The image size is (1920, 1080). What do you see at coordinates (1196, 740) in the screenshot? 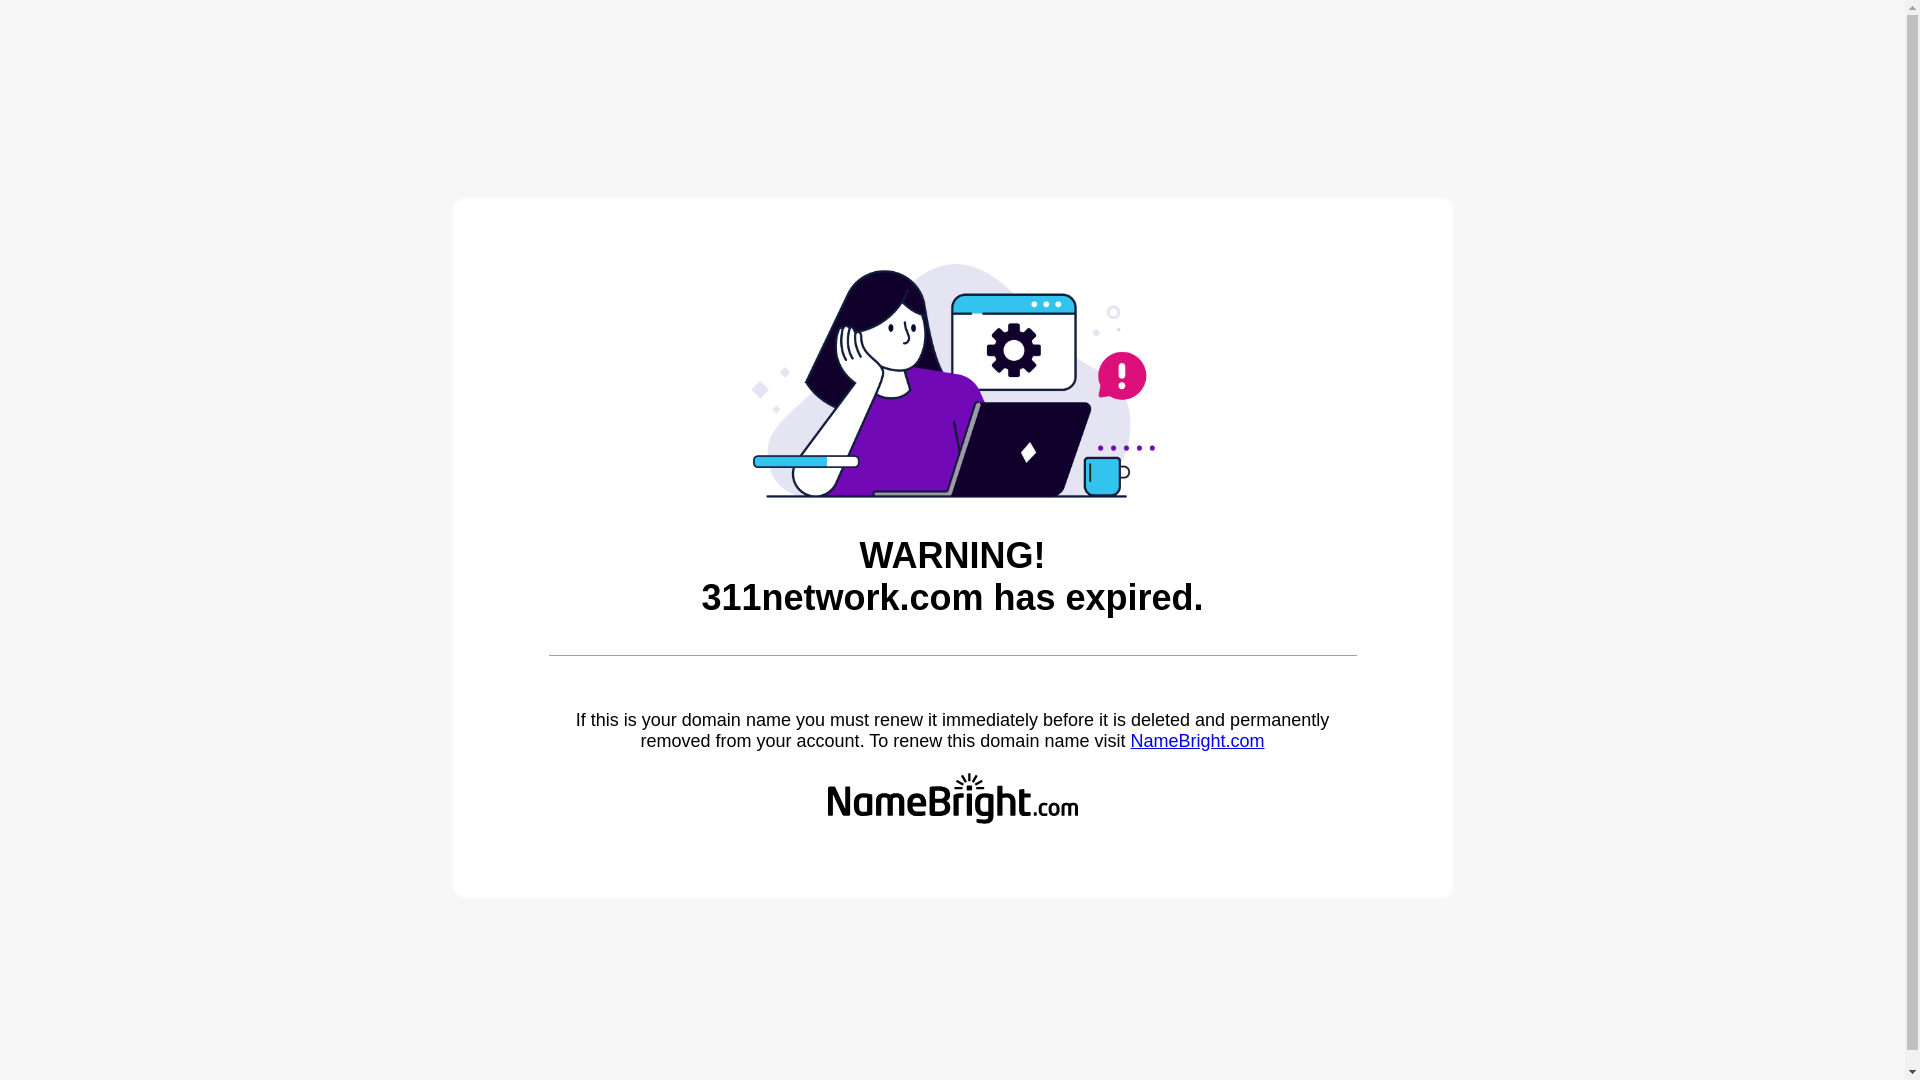
I see `'NameBright.com'` at bounding box center [1196, 740].